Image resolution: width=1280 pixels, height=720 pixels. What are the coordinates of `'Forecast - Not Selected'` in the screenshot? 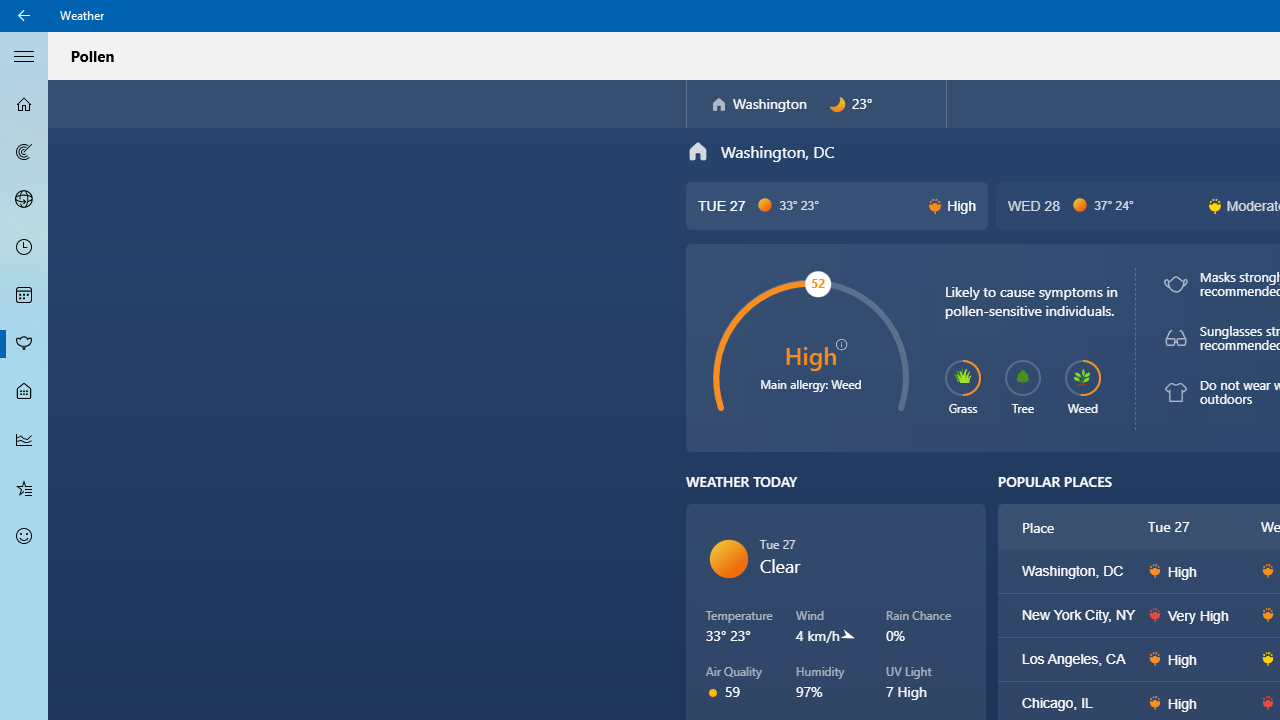 It's located at (24, 104).